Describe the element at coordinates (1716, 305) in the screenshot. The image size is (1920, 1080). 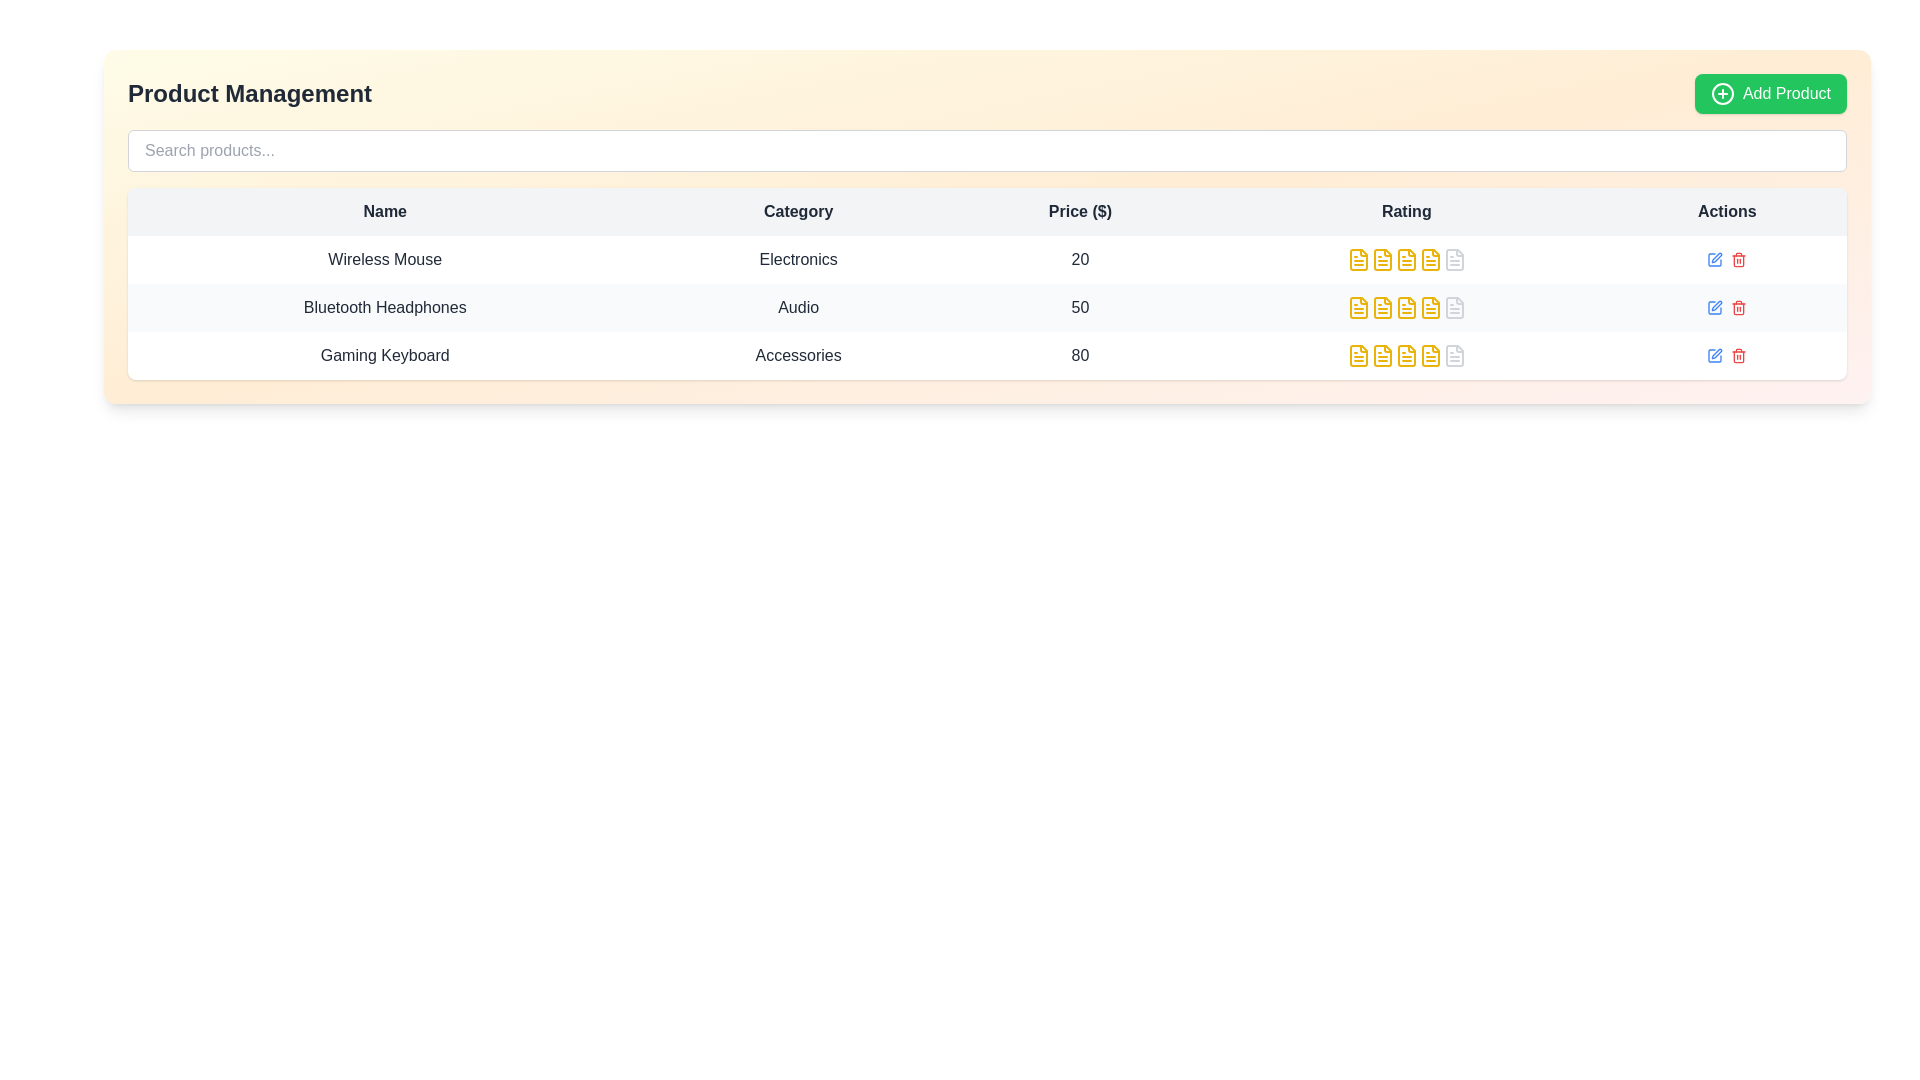
I see `the edit icon button located in the 'Actions' column of the third data row in the table` at that location.